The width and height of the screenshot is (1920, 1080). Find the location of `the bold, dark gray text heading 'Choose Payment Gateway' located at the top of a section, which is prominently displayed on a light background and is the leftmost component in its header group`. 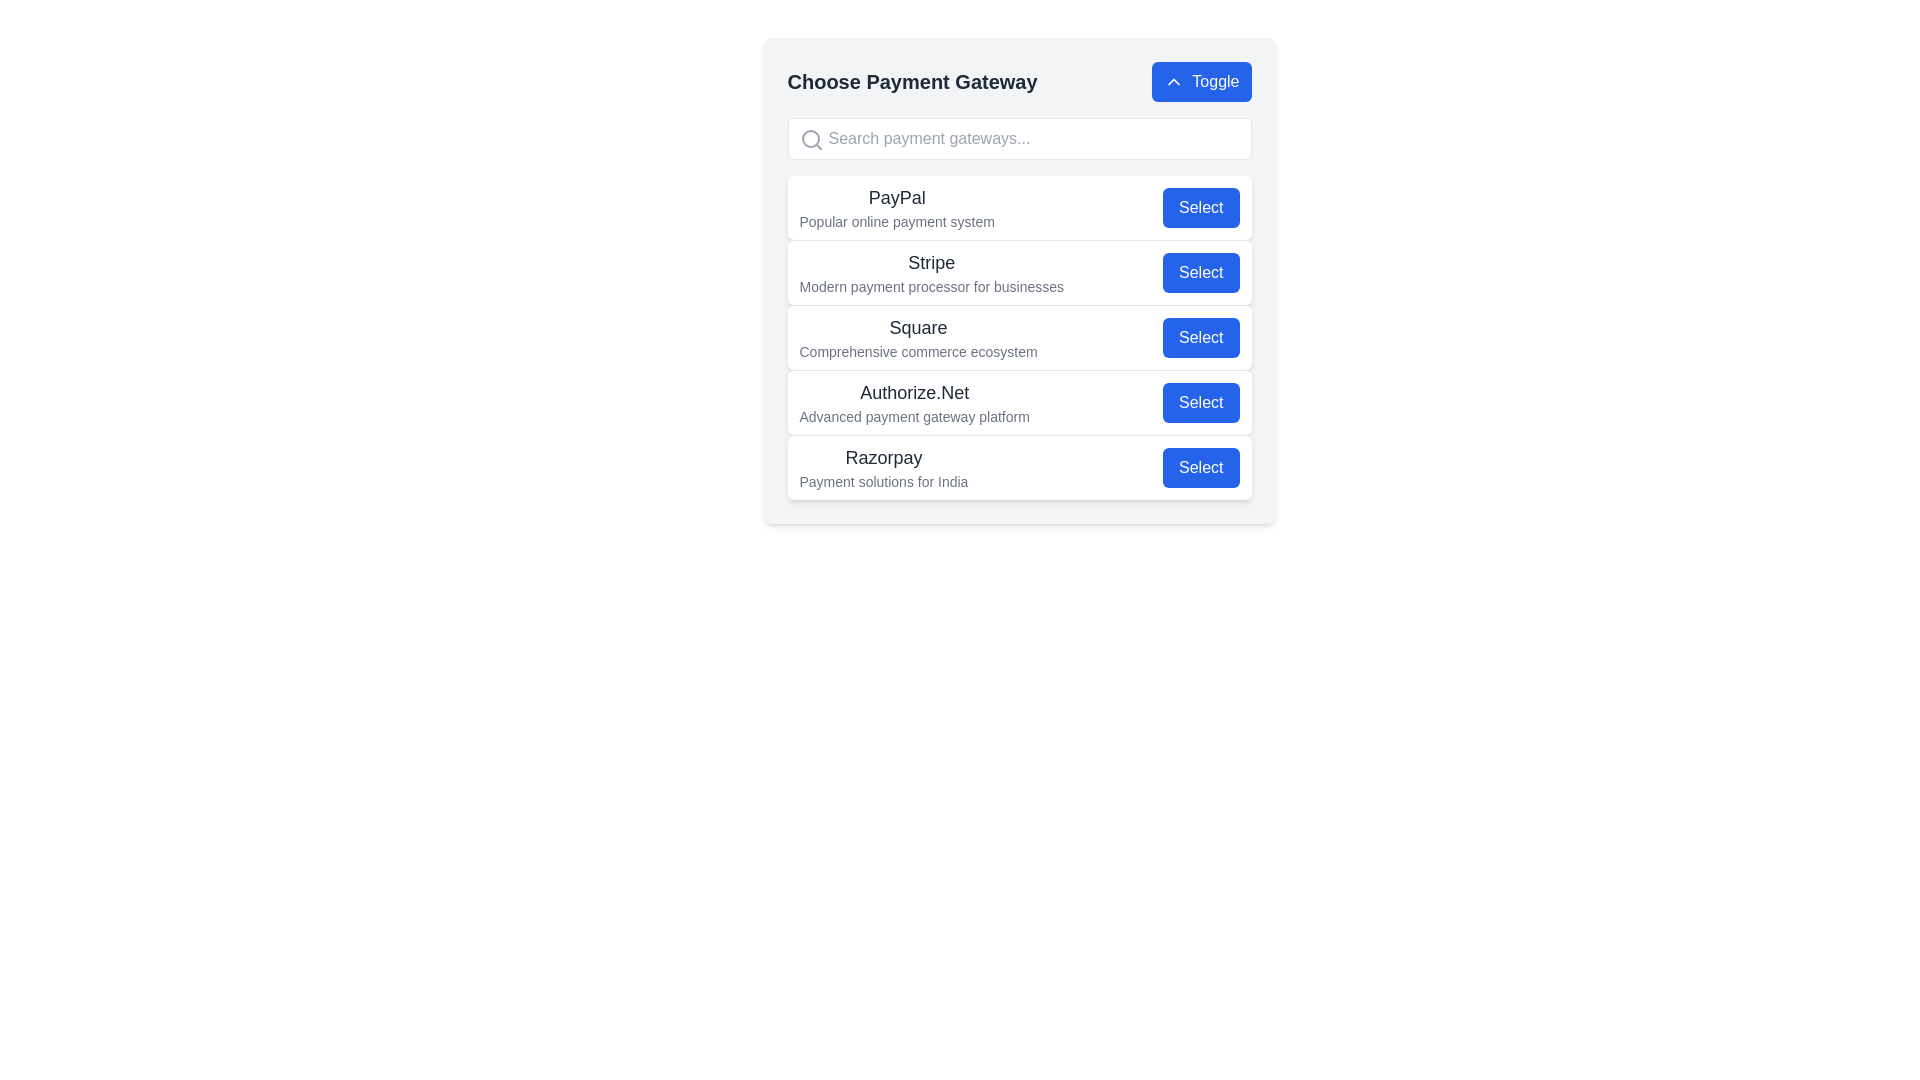

the bold, dark gray text heading 'Choose Payment Gateway' located at the top of a section, which is prominently displayed on a light background and is the leftmost component in its header group is located at coordinates (911, 80).